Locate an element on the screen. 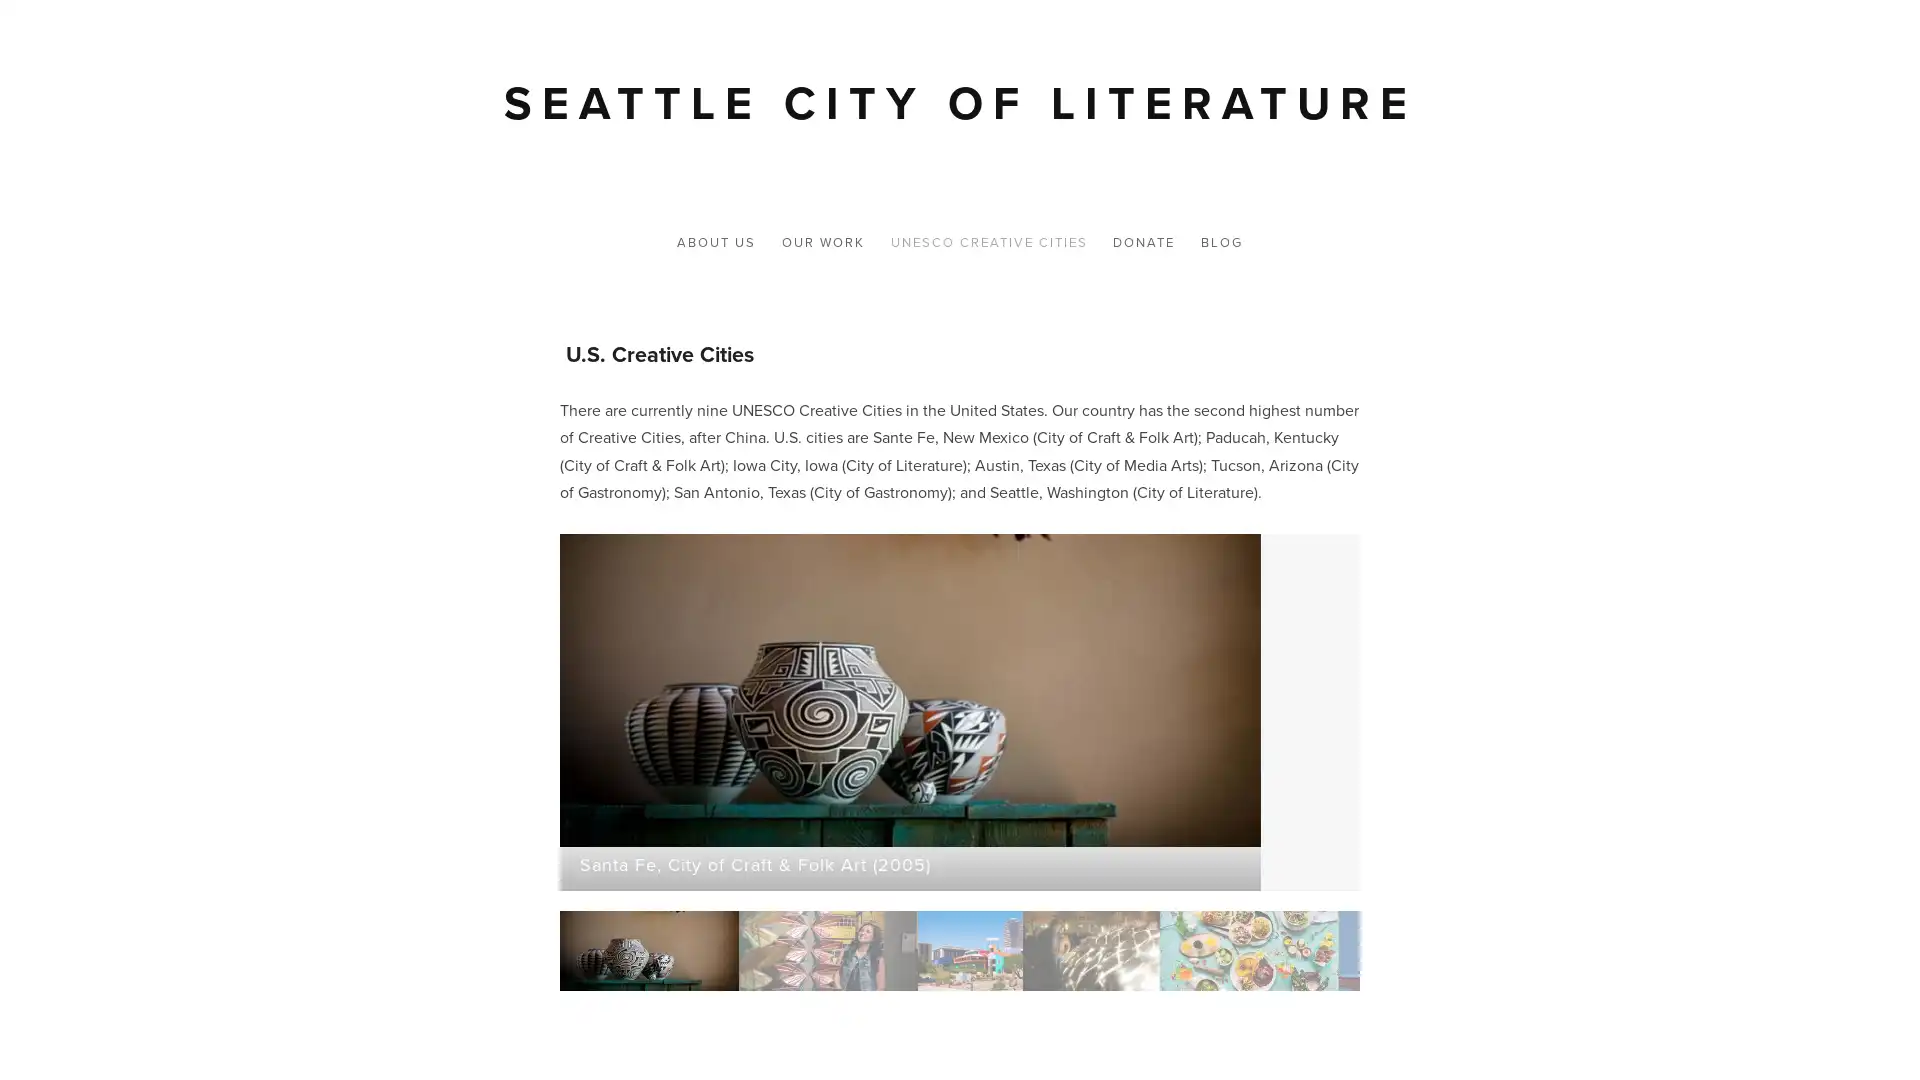 The height and width of the screenshot is (1080, 1920). Slide 1 is located at coordinates (517, 950).